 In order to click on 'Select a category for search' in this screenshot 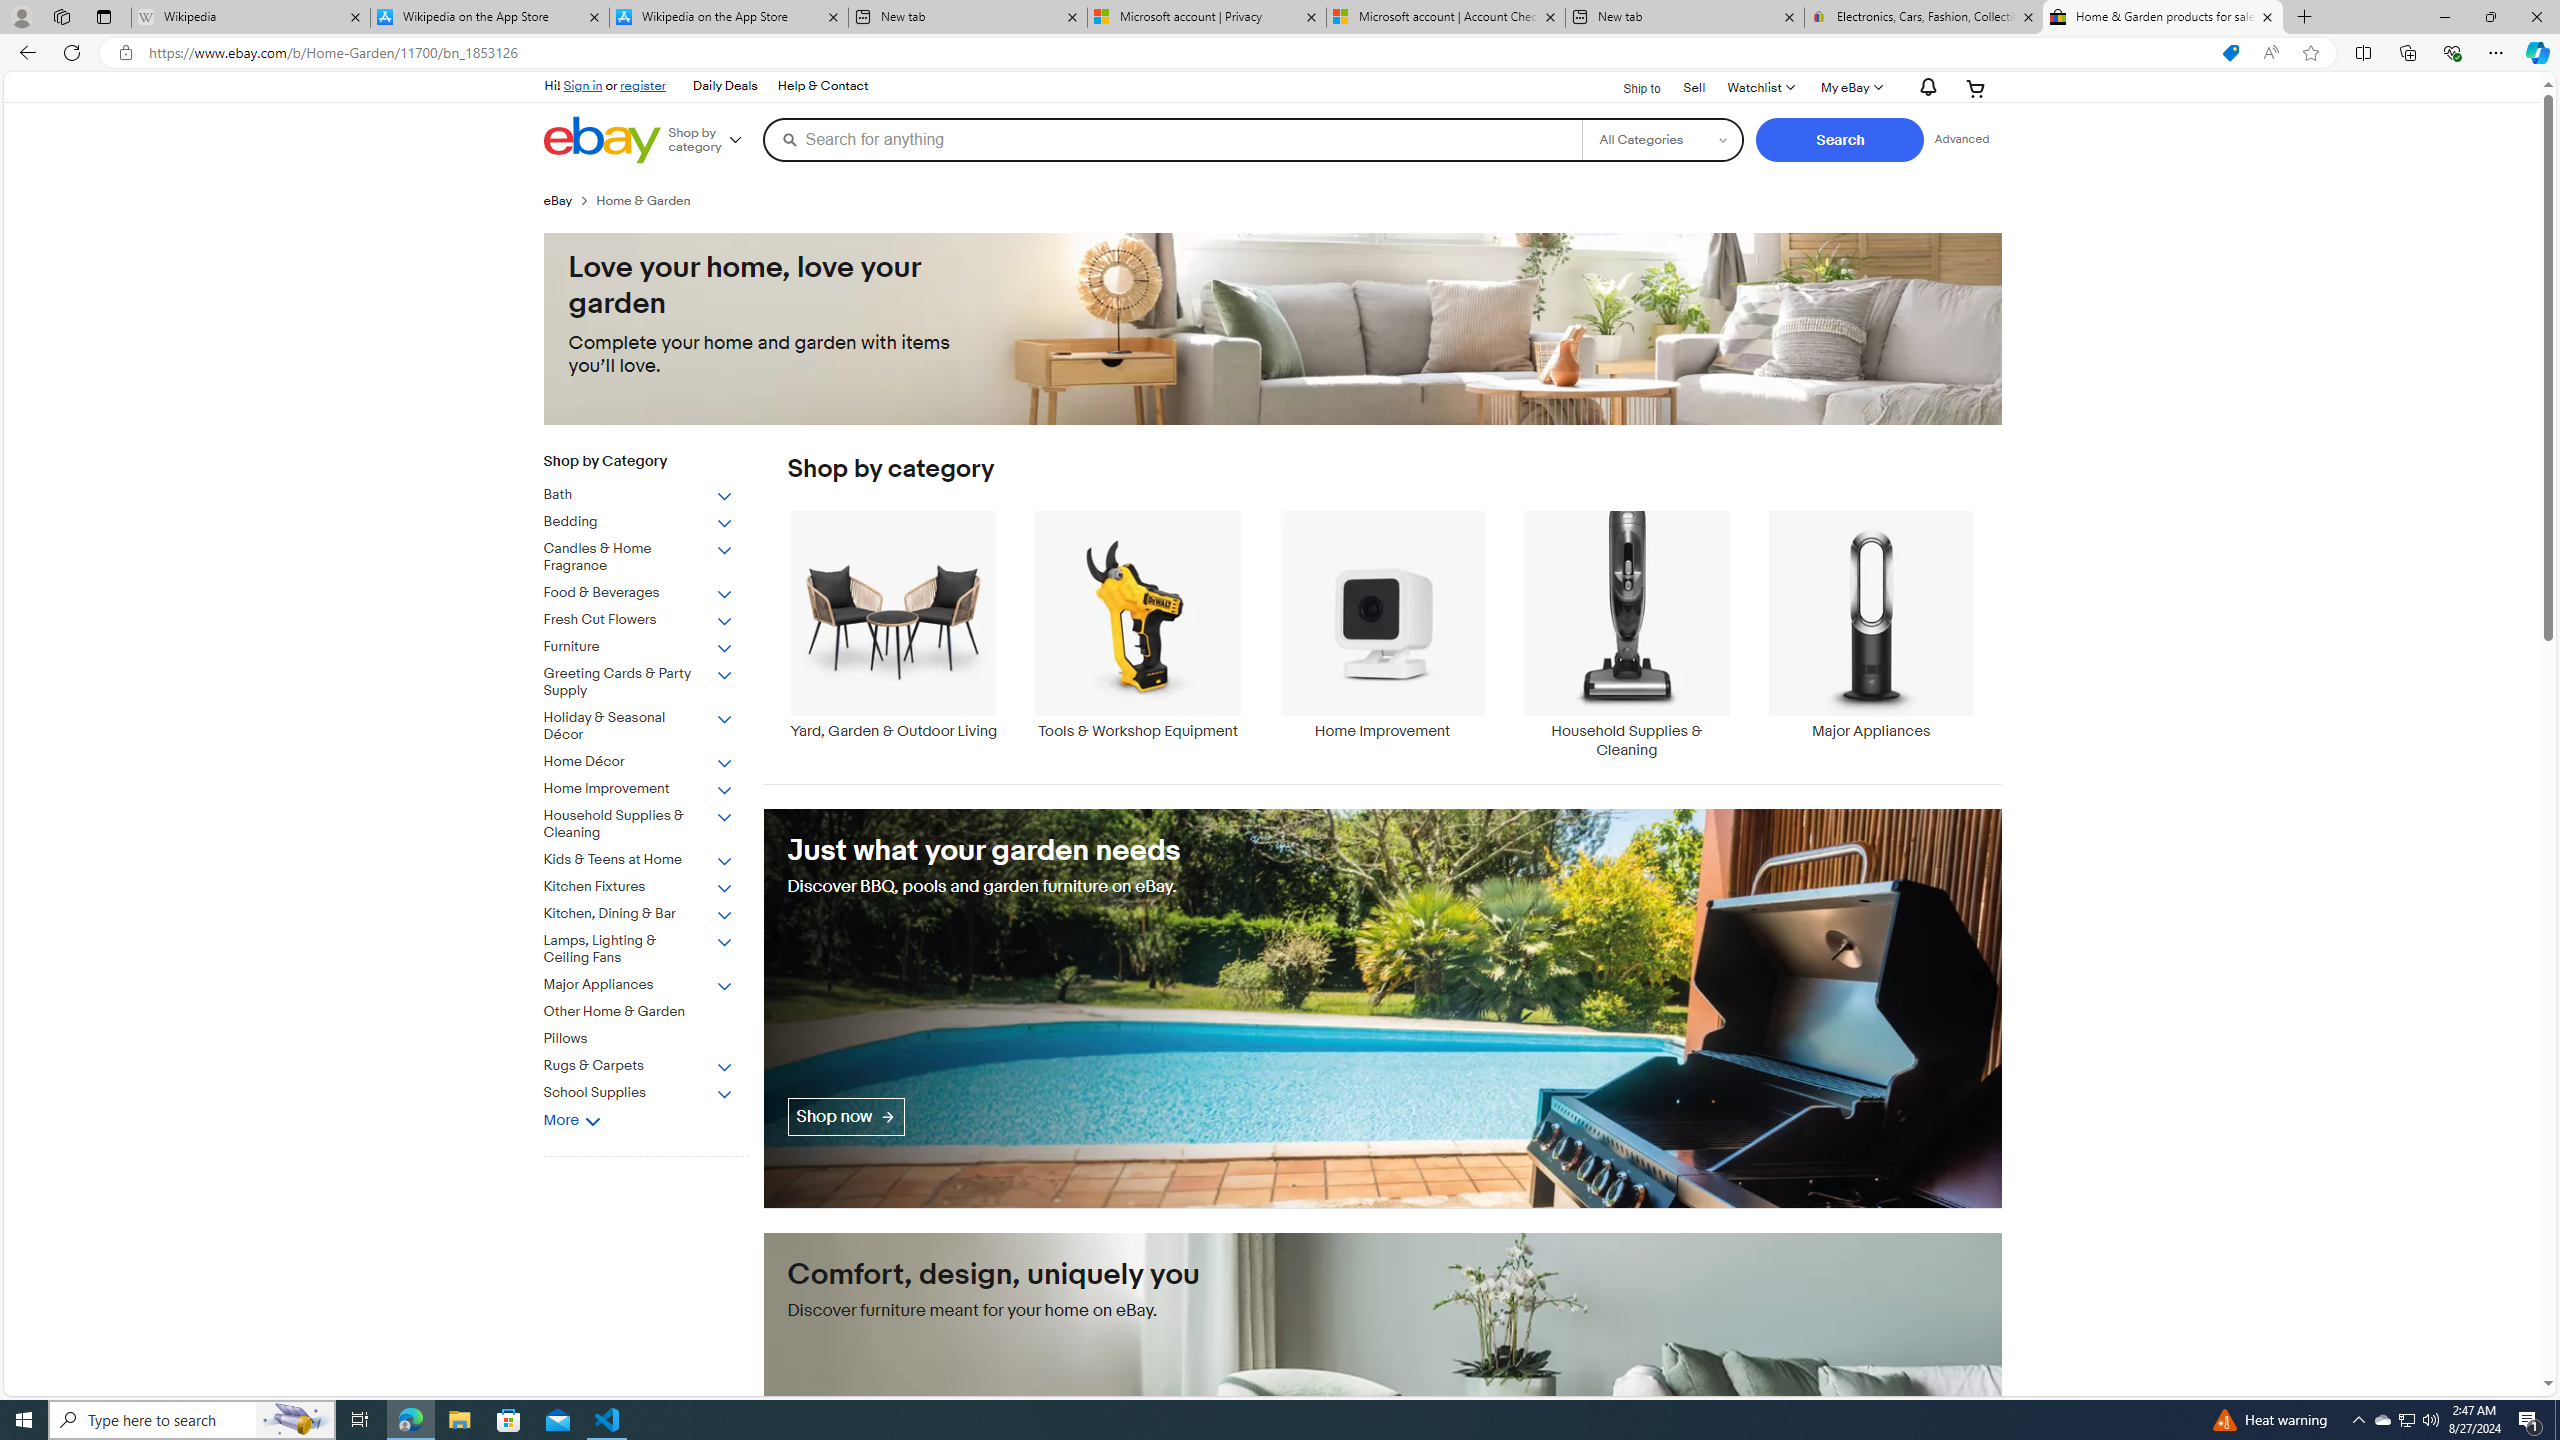, I will do `click(1662, 138)`.